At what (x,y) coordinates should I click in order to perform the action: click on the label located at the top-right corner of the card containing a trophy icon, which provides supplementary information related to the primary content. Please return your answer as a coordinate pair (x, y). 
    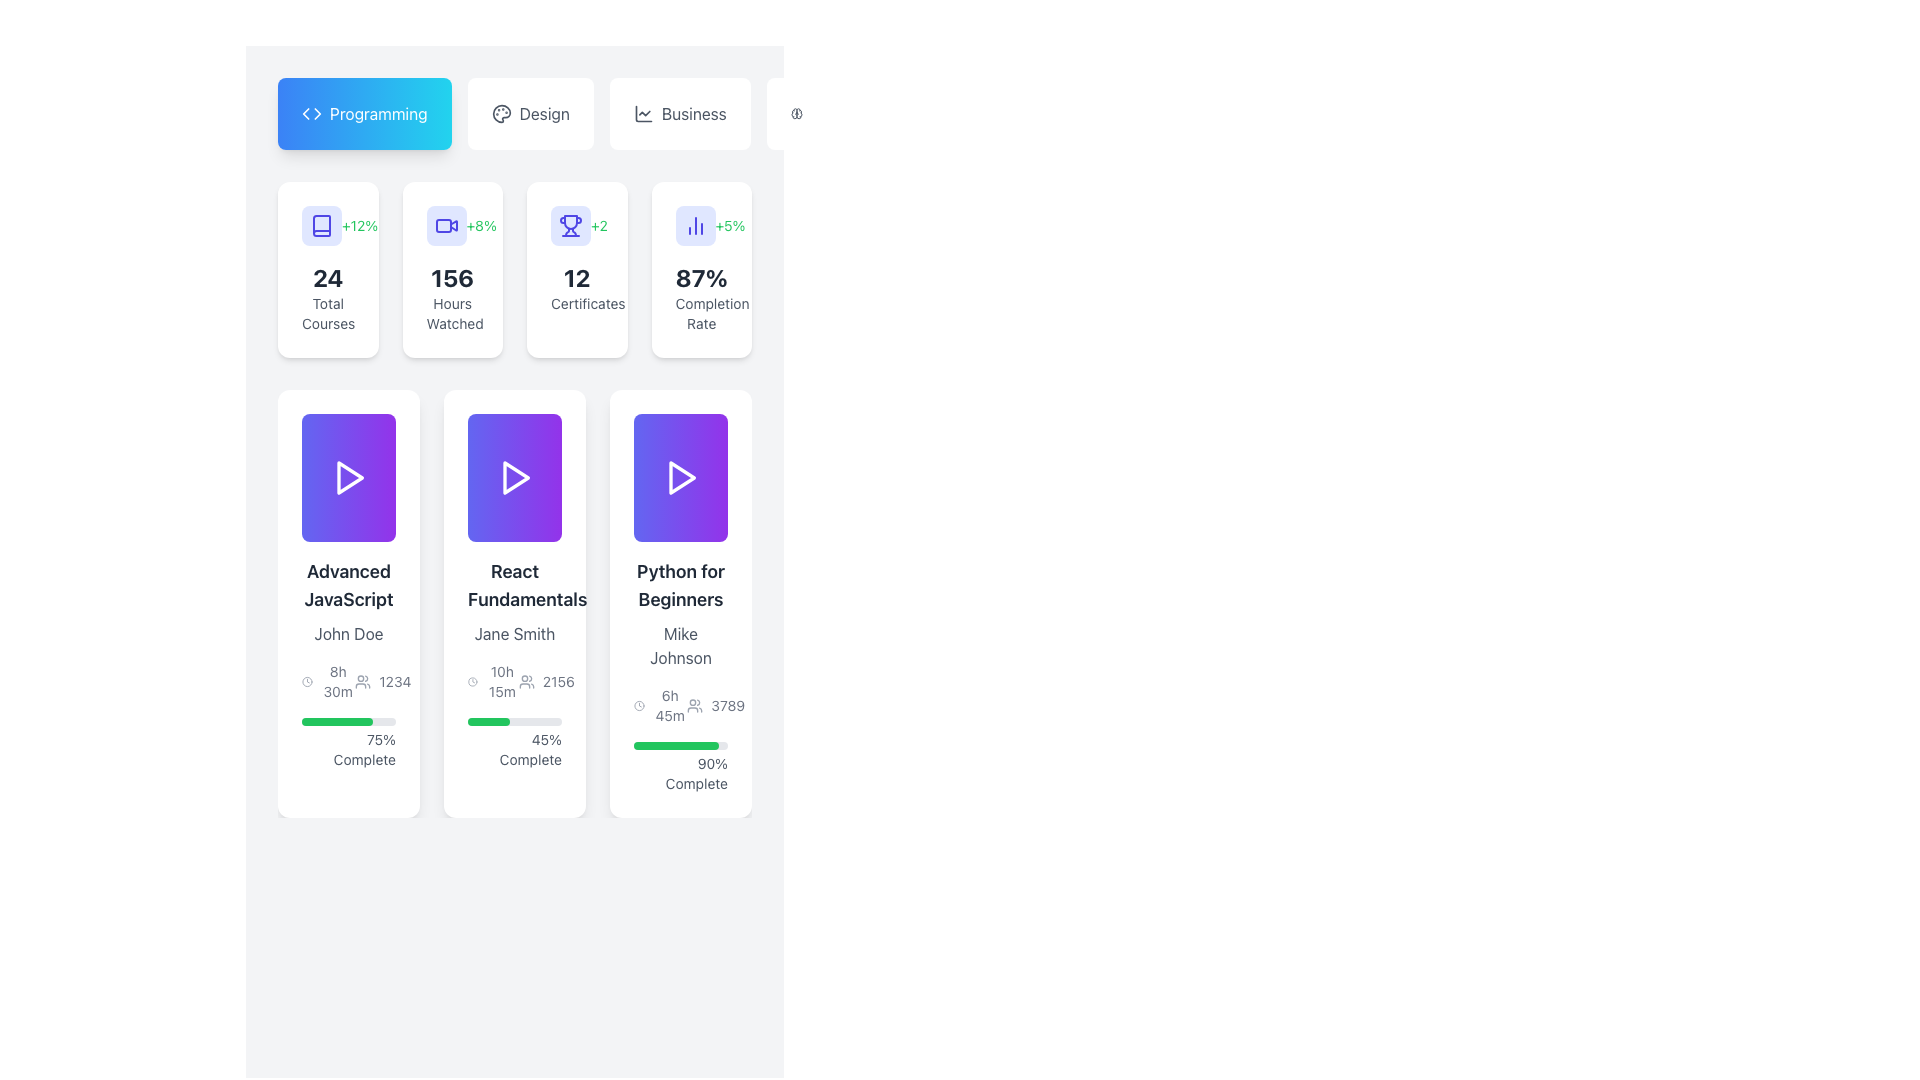
    Looking at the image, I should click on (598, 225).